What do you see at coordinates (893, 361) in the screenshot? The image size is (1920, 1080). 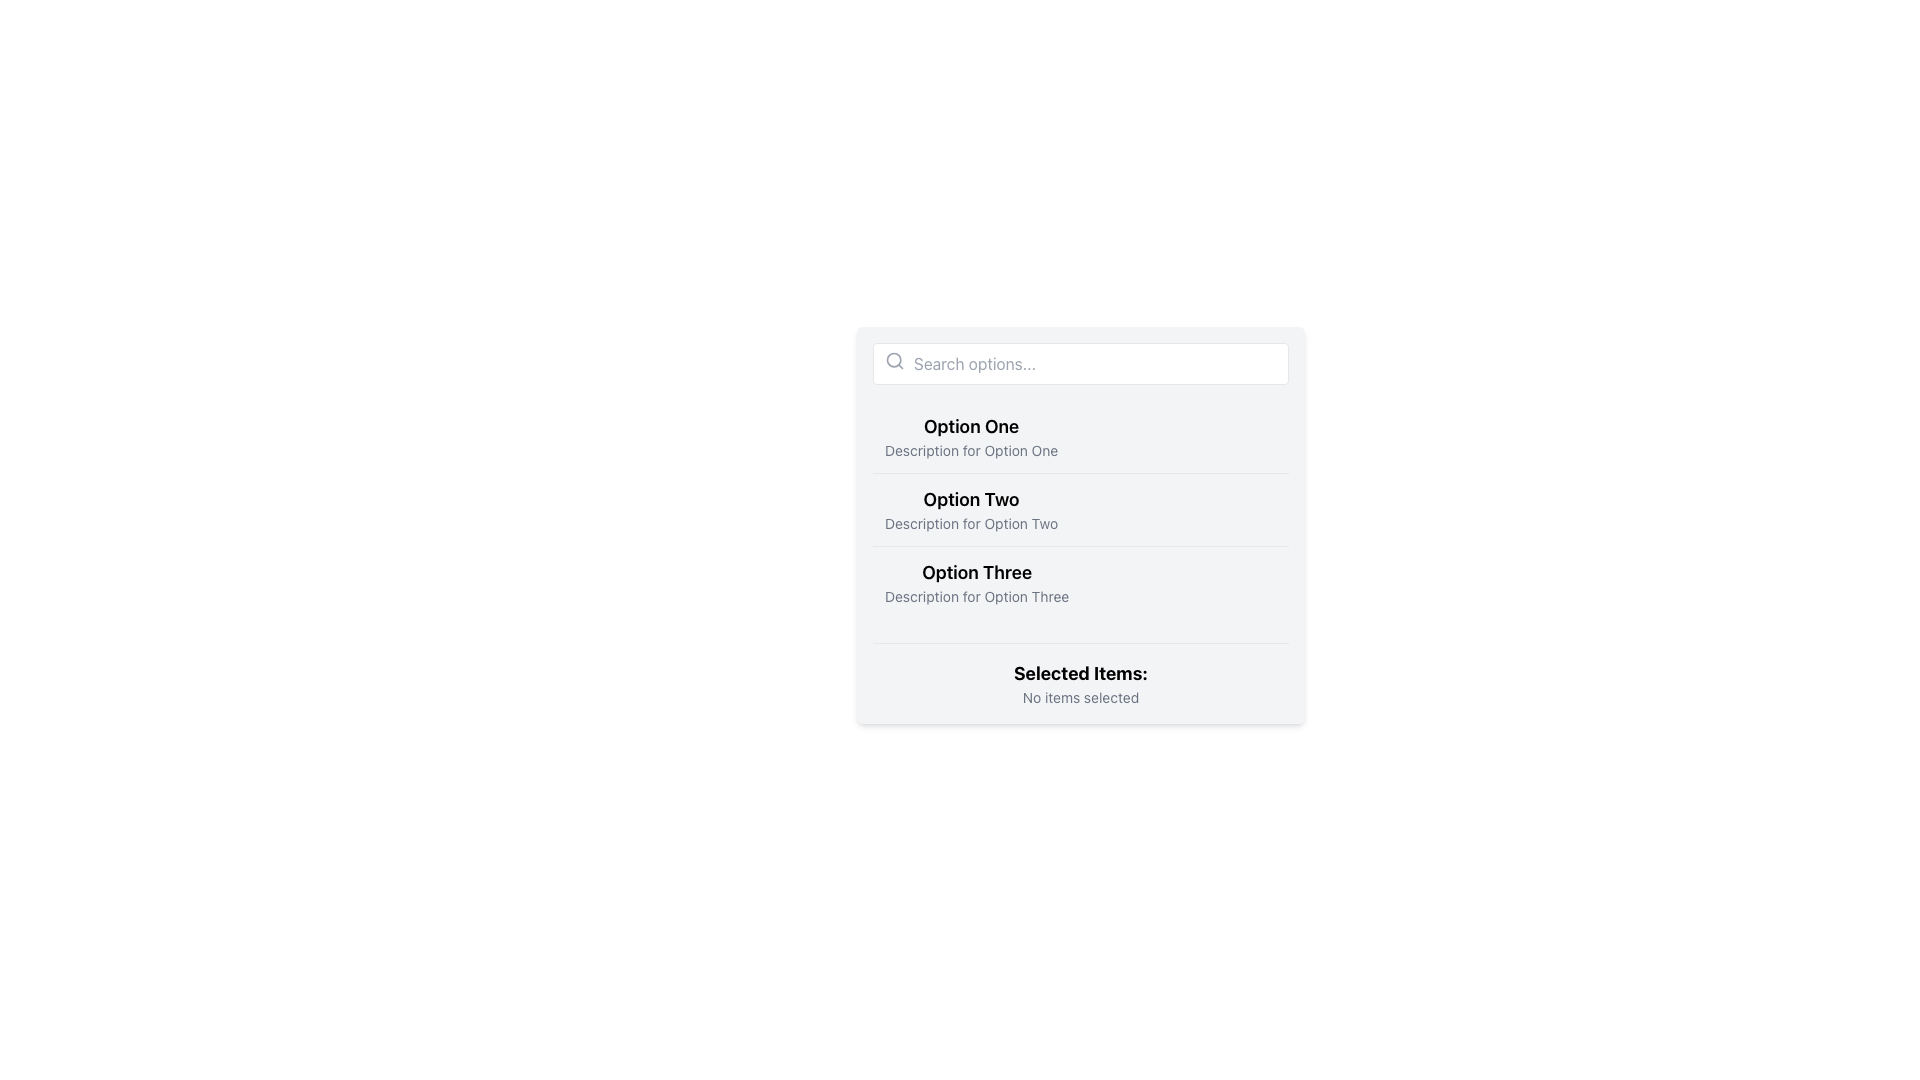 I see `the search icon located at the top-left corner of the search input field to initiate the search` at bounding box center [893, 361].